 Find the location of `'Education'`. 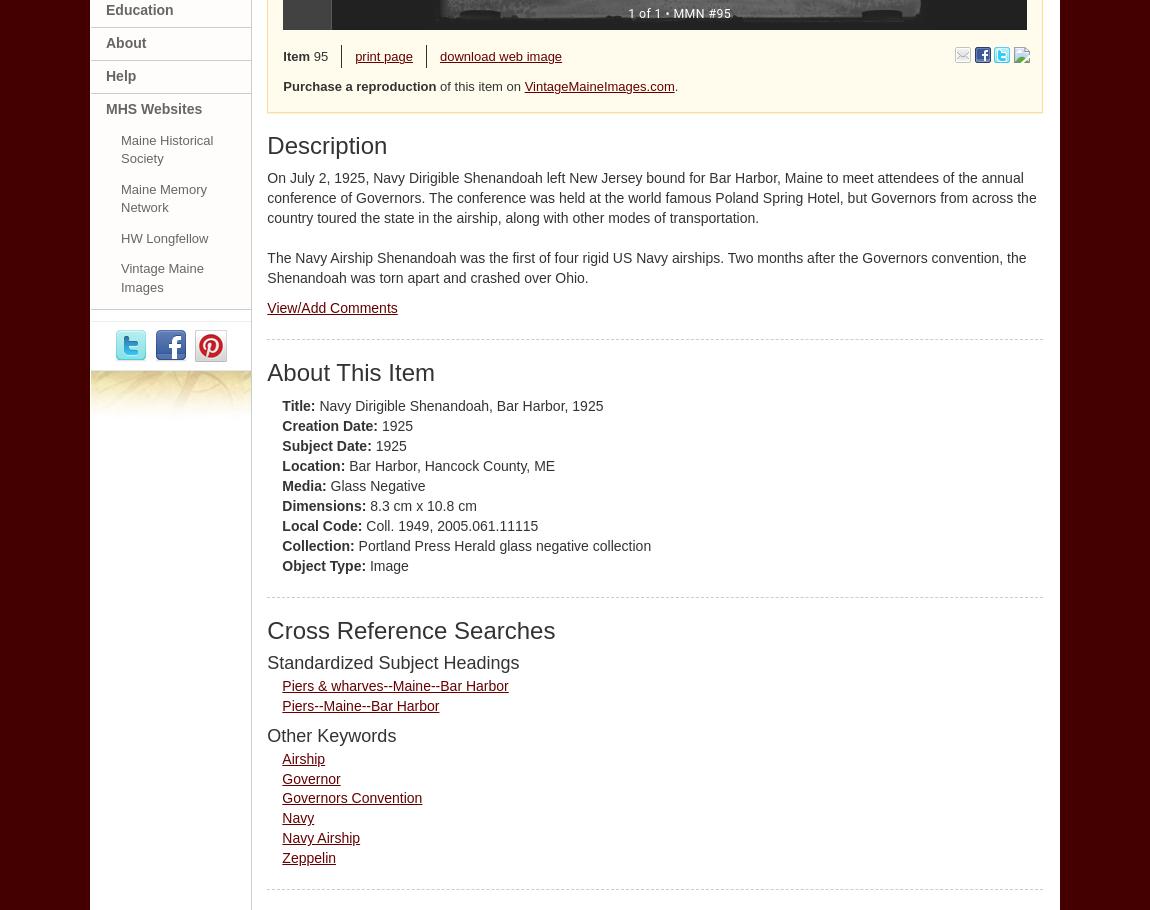

'Education' is located at coordinates (138, 8).